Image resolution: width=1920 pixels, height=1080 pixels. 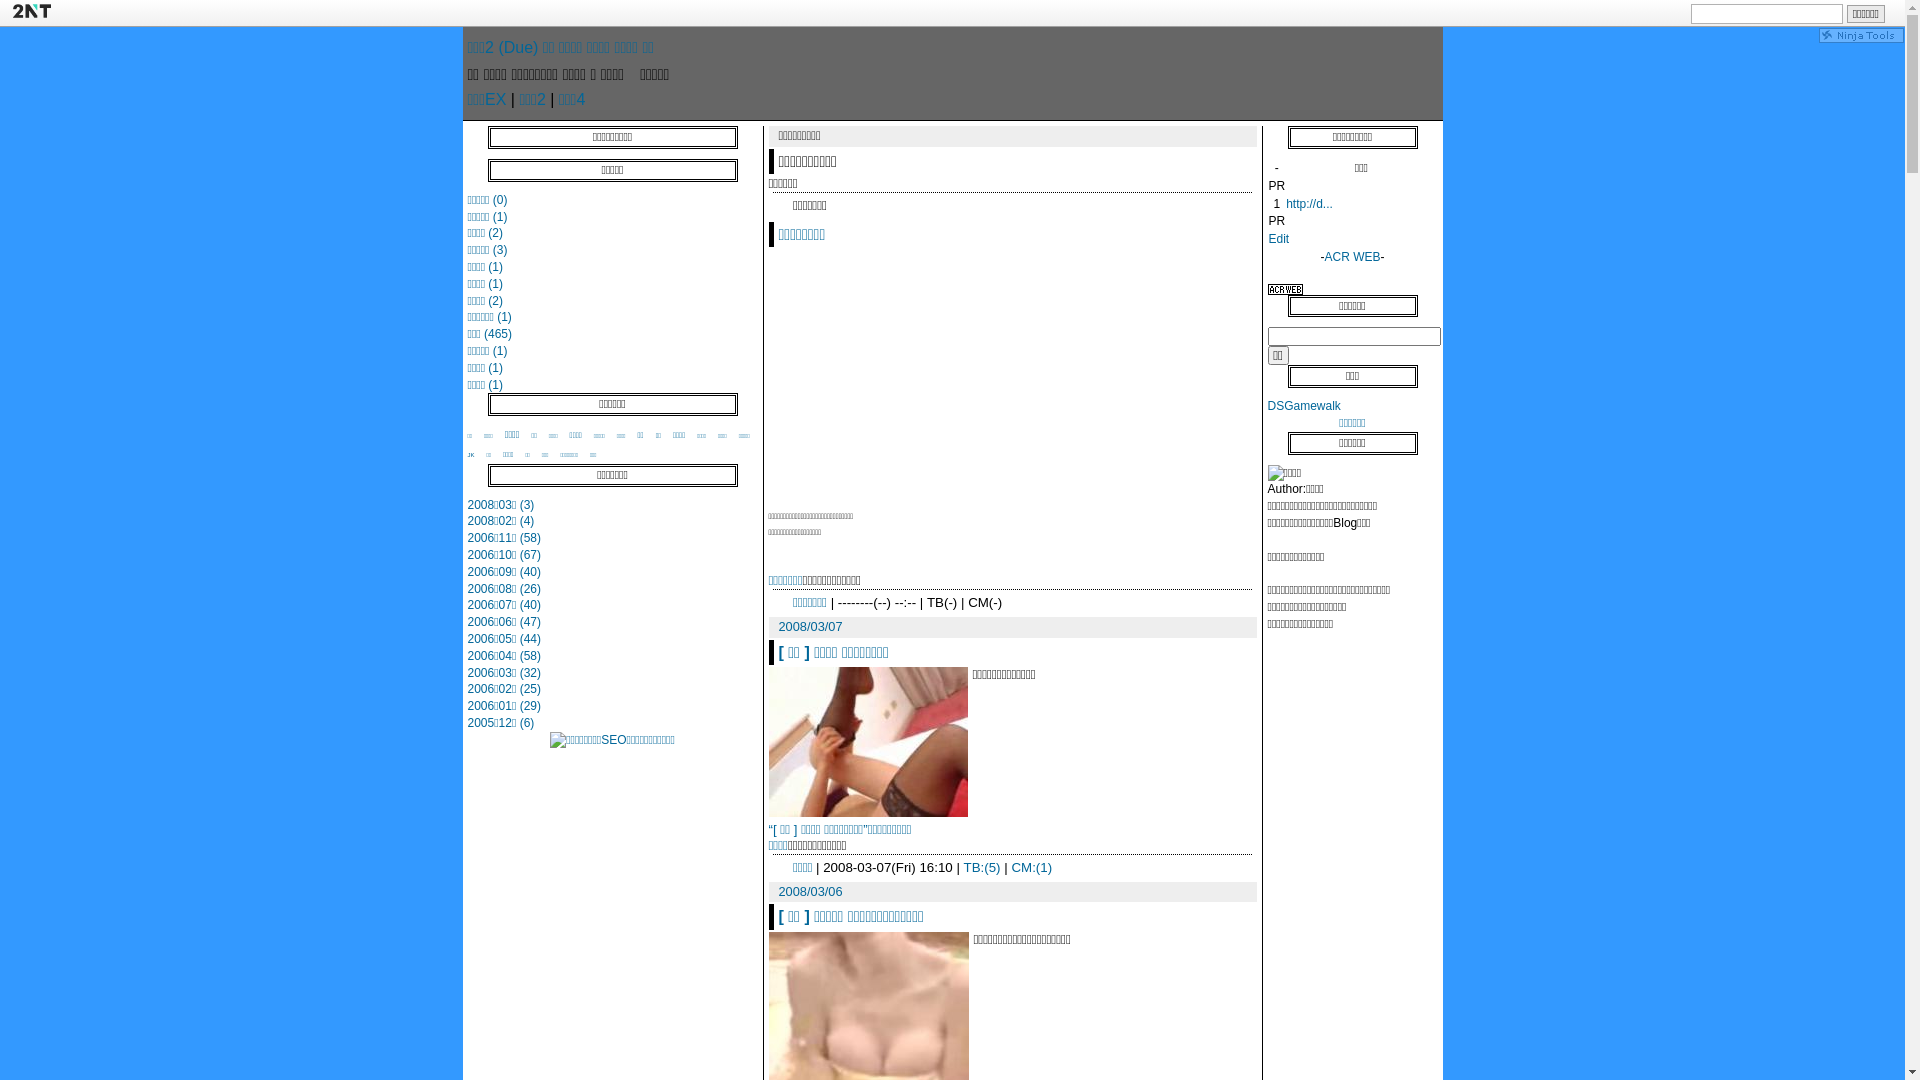 I want to click on 'http://d...', so click(x=1309, y=204).